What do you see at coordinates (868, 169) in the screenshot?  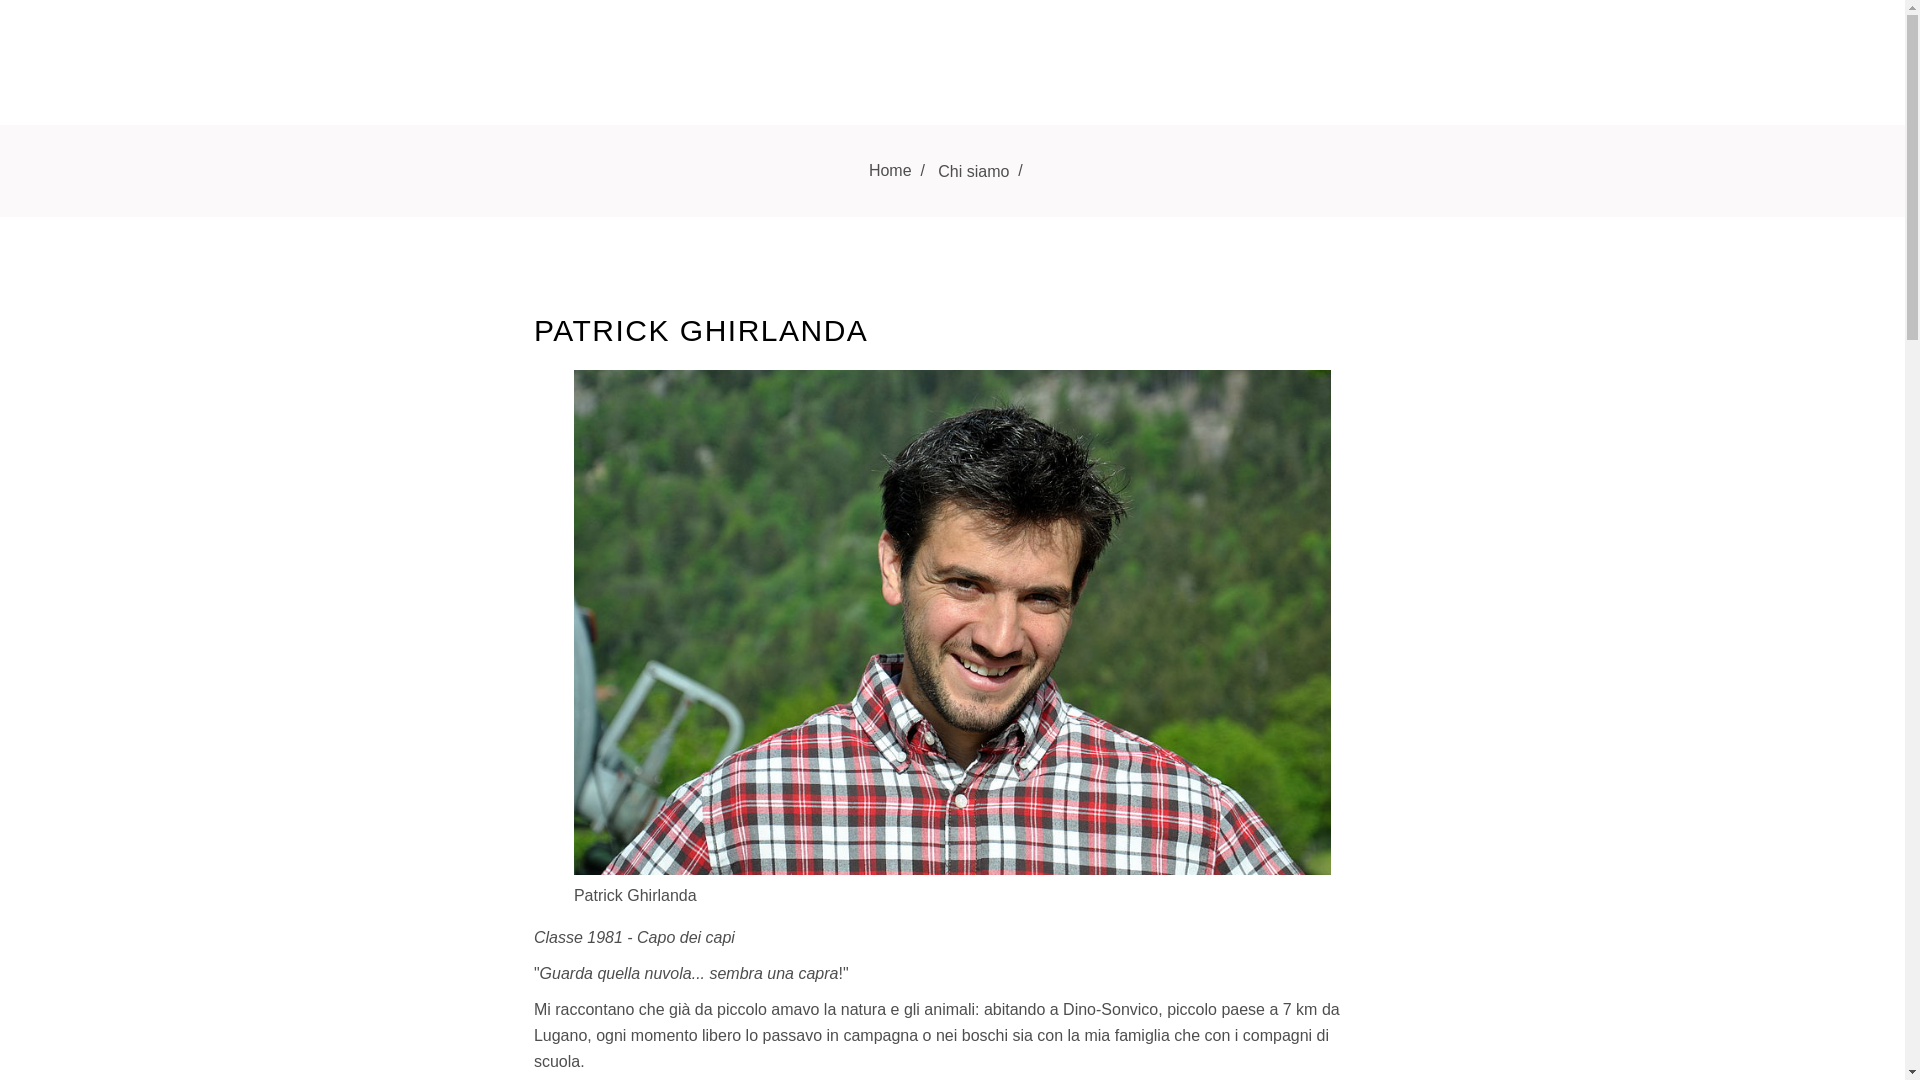 I see `'Home'` at bounding box center [868, 169].